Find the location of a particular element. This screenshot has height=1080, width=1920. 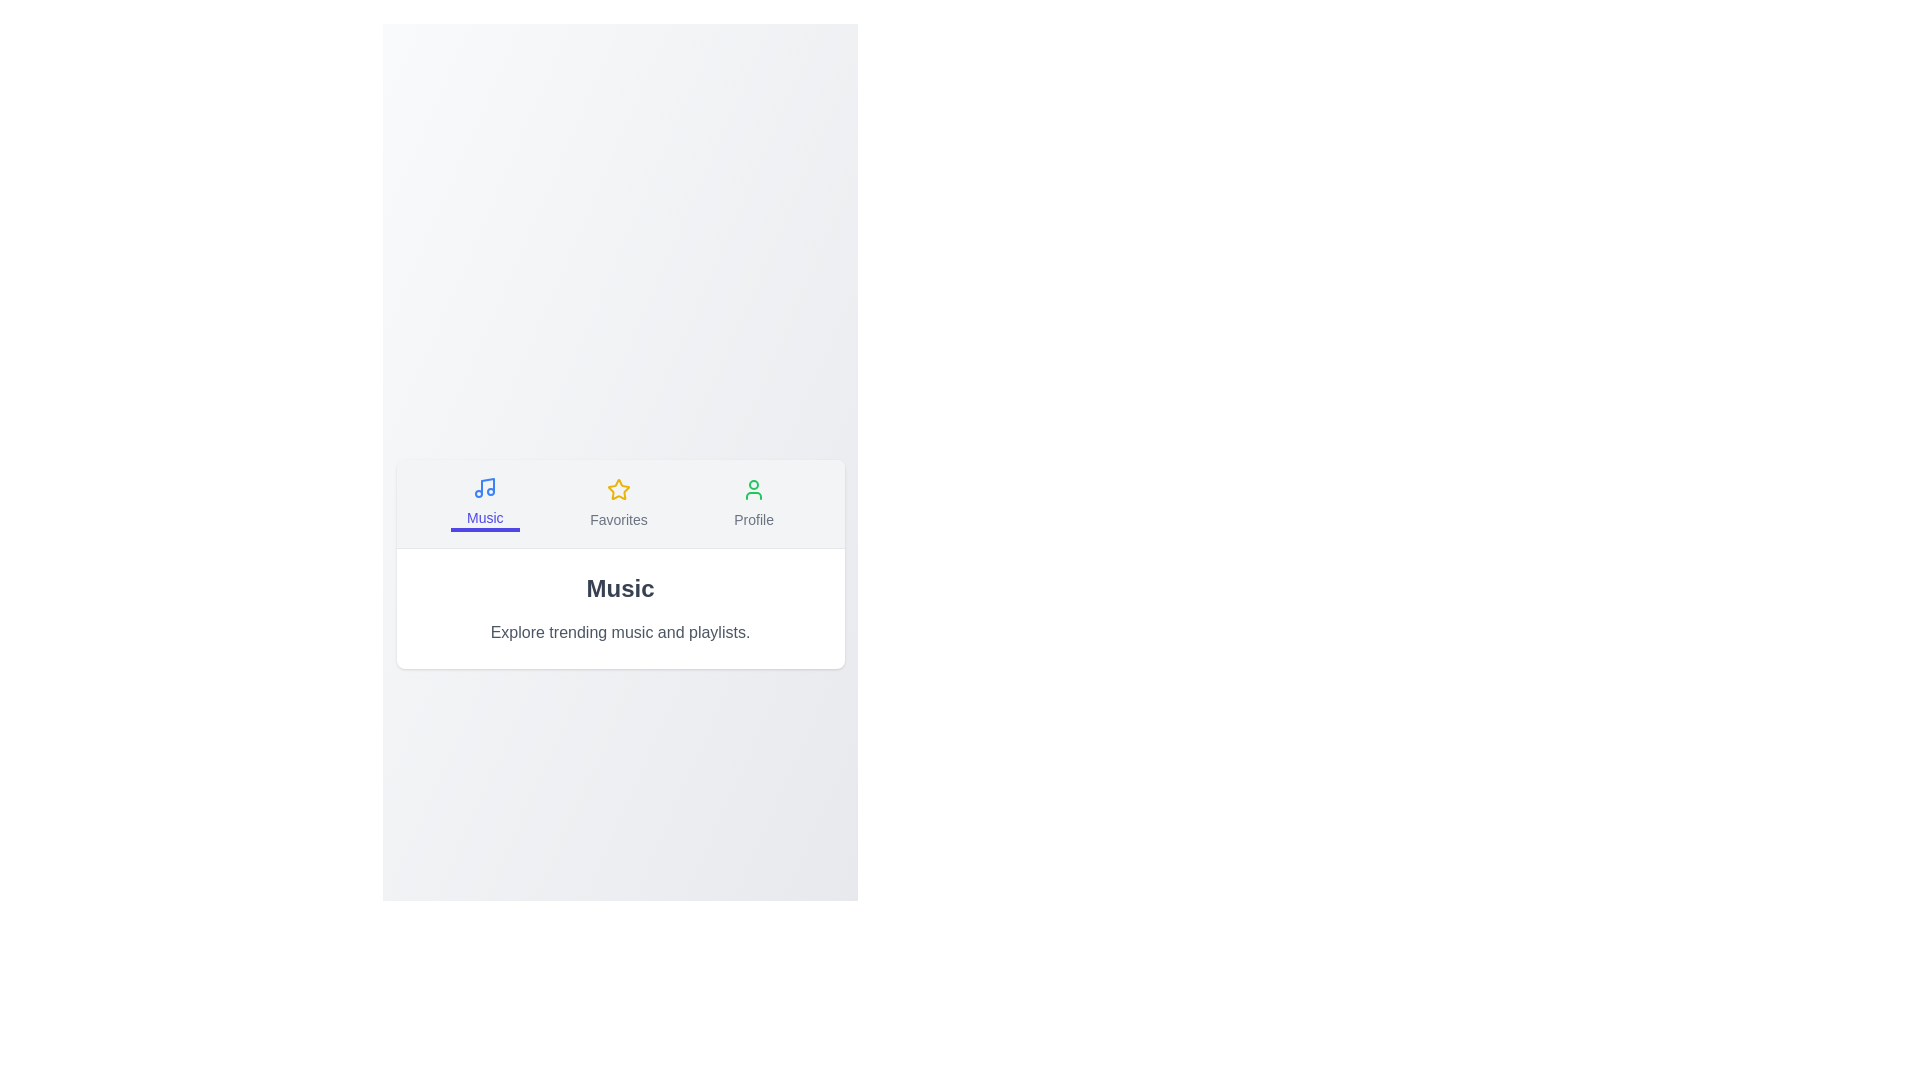

the tab icon corresponding to Profile is located at coordinates (753, 502).